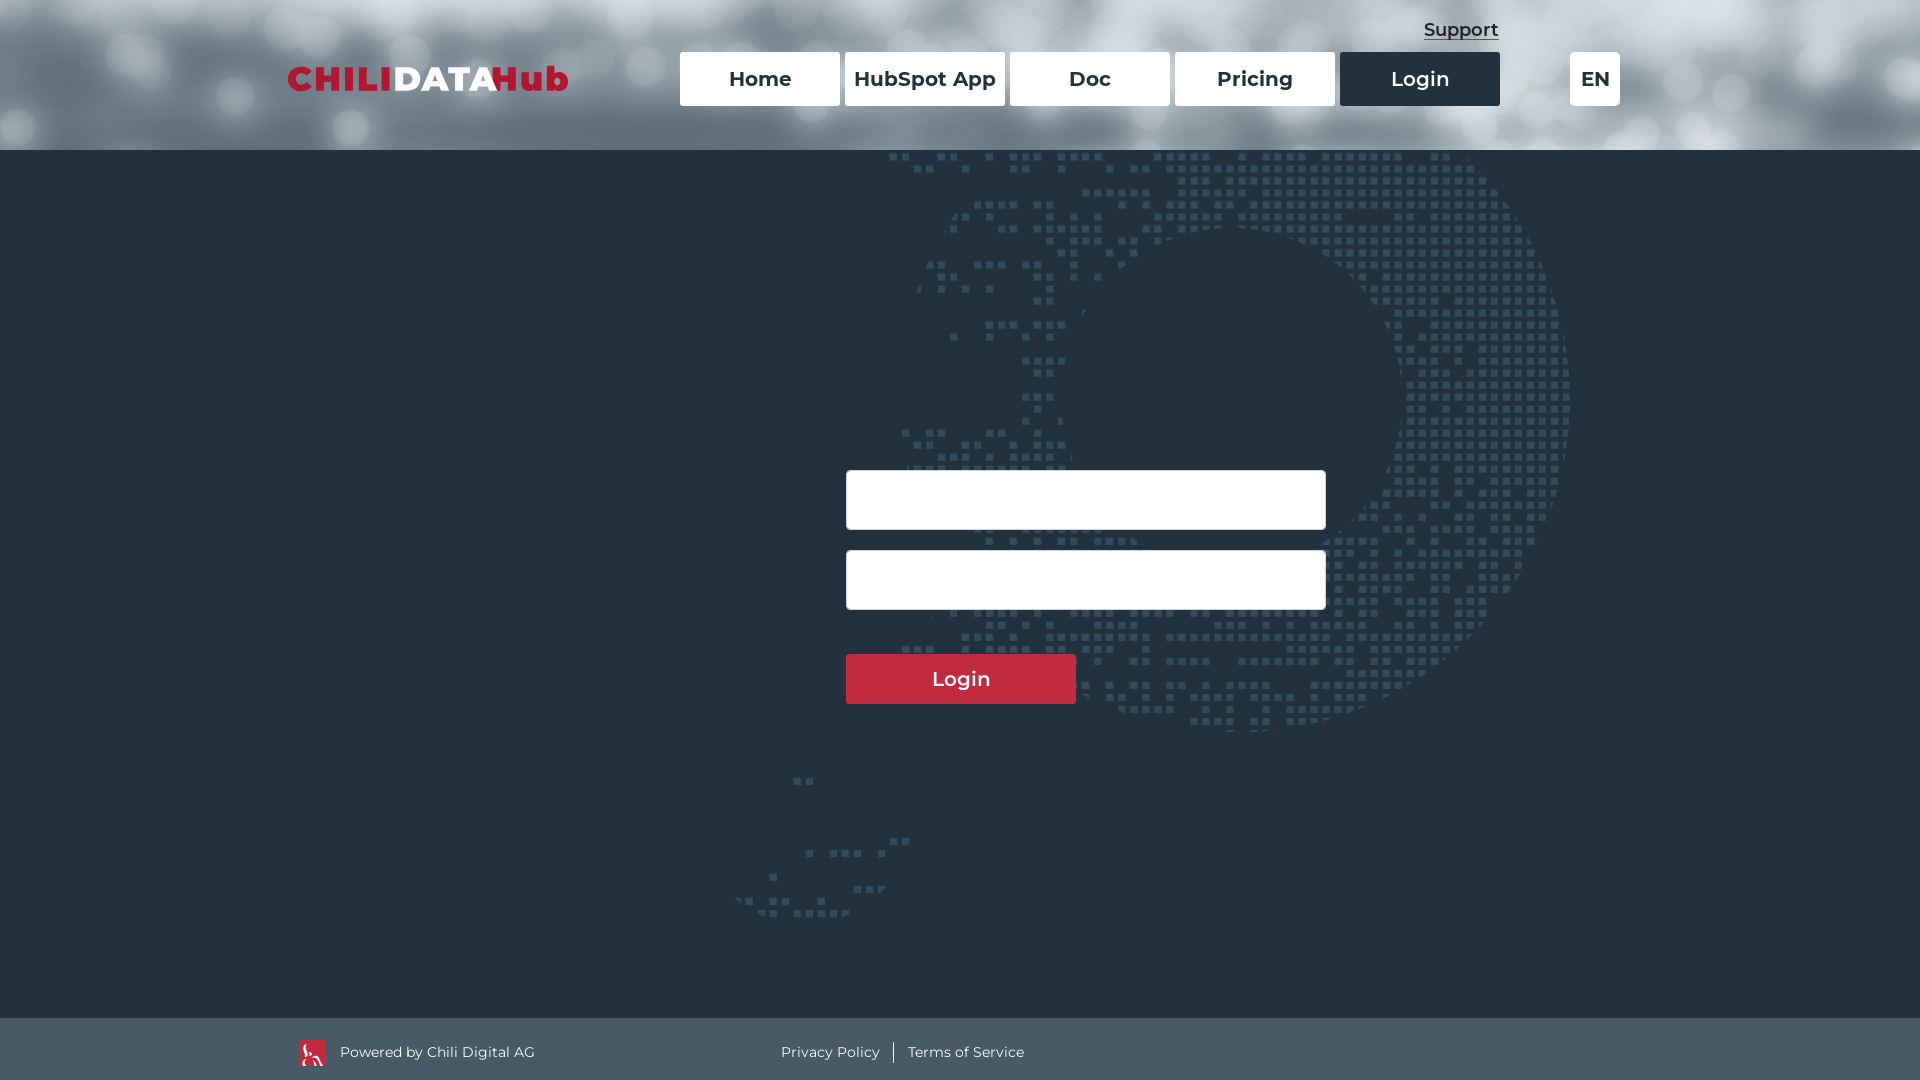  I want to click on 'Terms of Service', so click(965, 1051).